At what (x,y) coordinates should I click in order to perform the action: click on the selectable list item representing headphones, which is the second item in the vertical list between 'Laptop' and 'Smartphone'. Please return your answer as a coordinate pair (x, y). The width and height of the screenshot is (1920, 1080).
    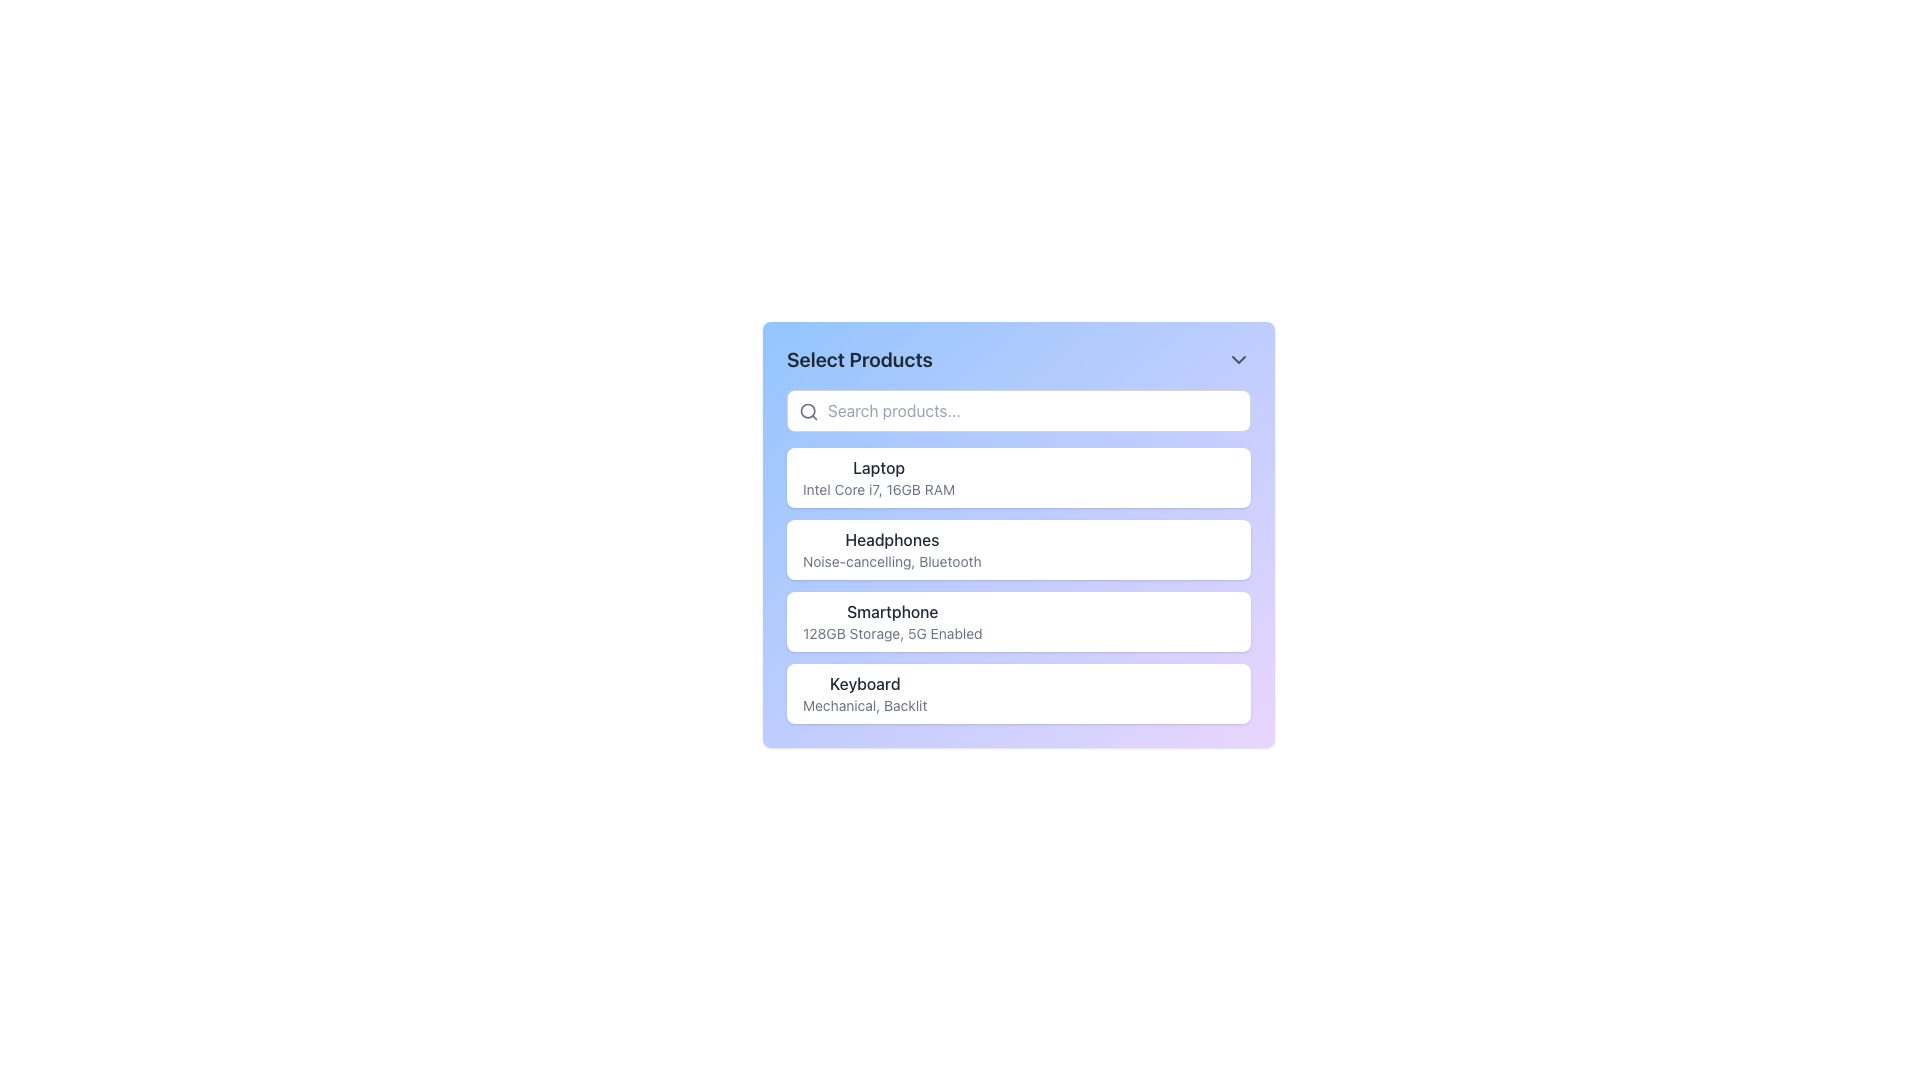
    Looking at the image, I should click on (1018, 550).